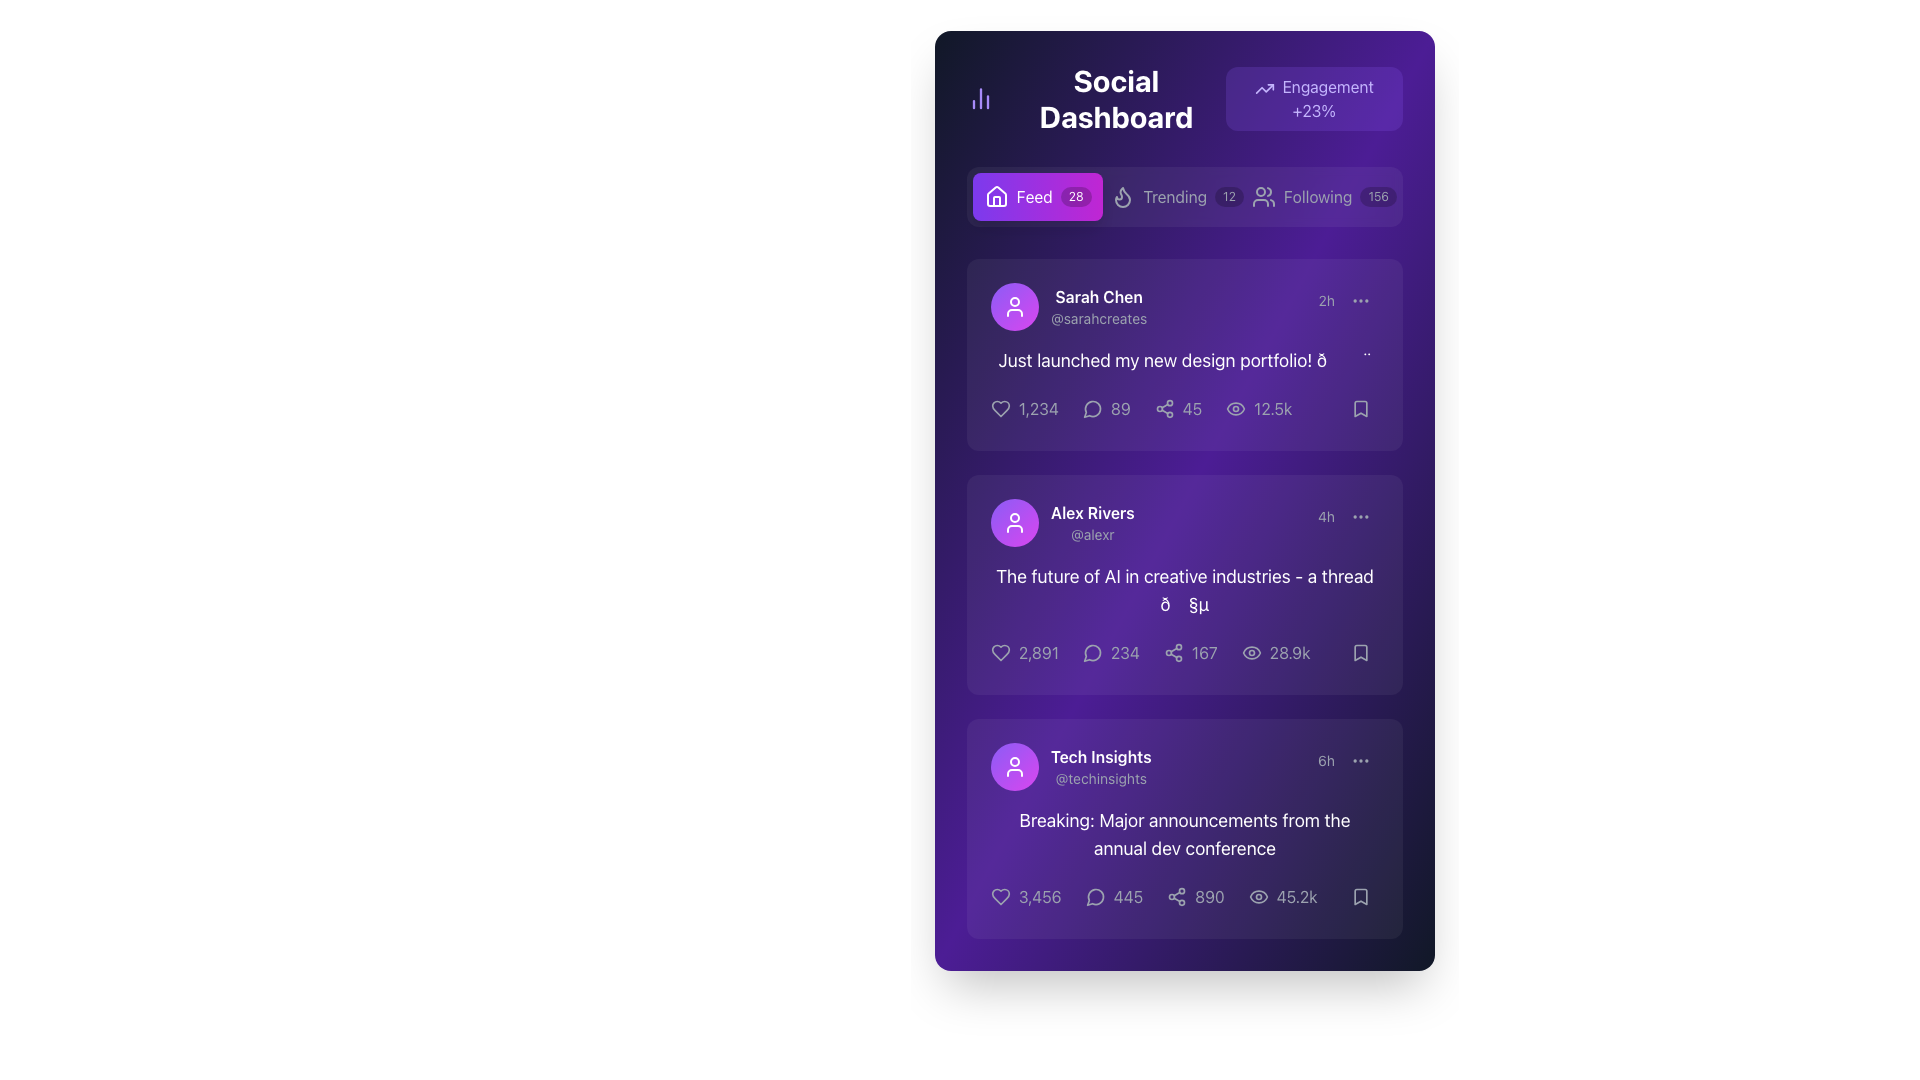 Image resolution: width=1920 pixels, height=1080 pixels. Describe the element at coordinates (1109, 652) in the screenshot. I see `the interactive text and icon button displaying the comment count for the second post` at that location.